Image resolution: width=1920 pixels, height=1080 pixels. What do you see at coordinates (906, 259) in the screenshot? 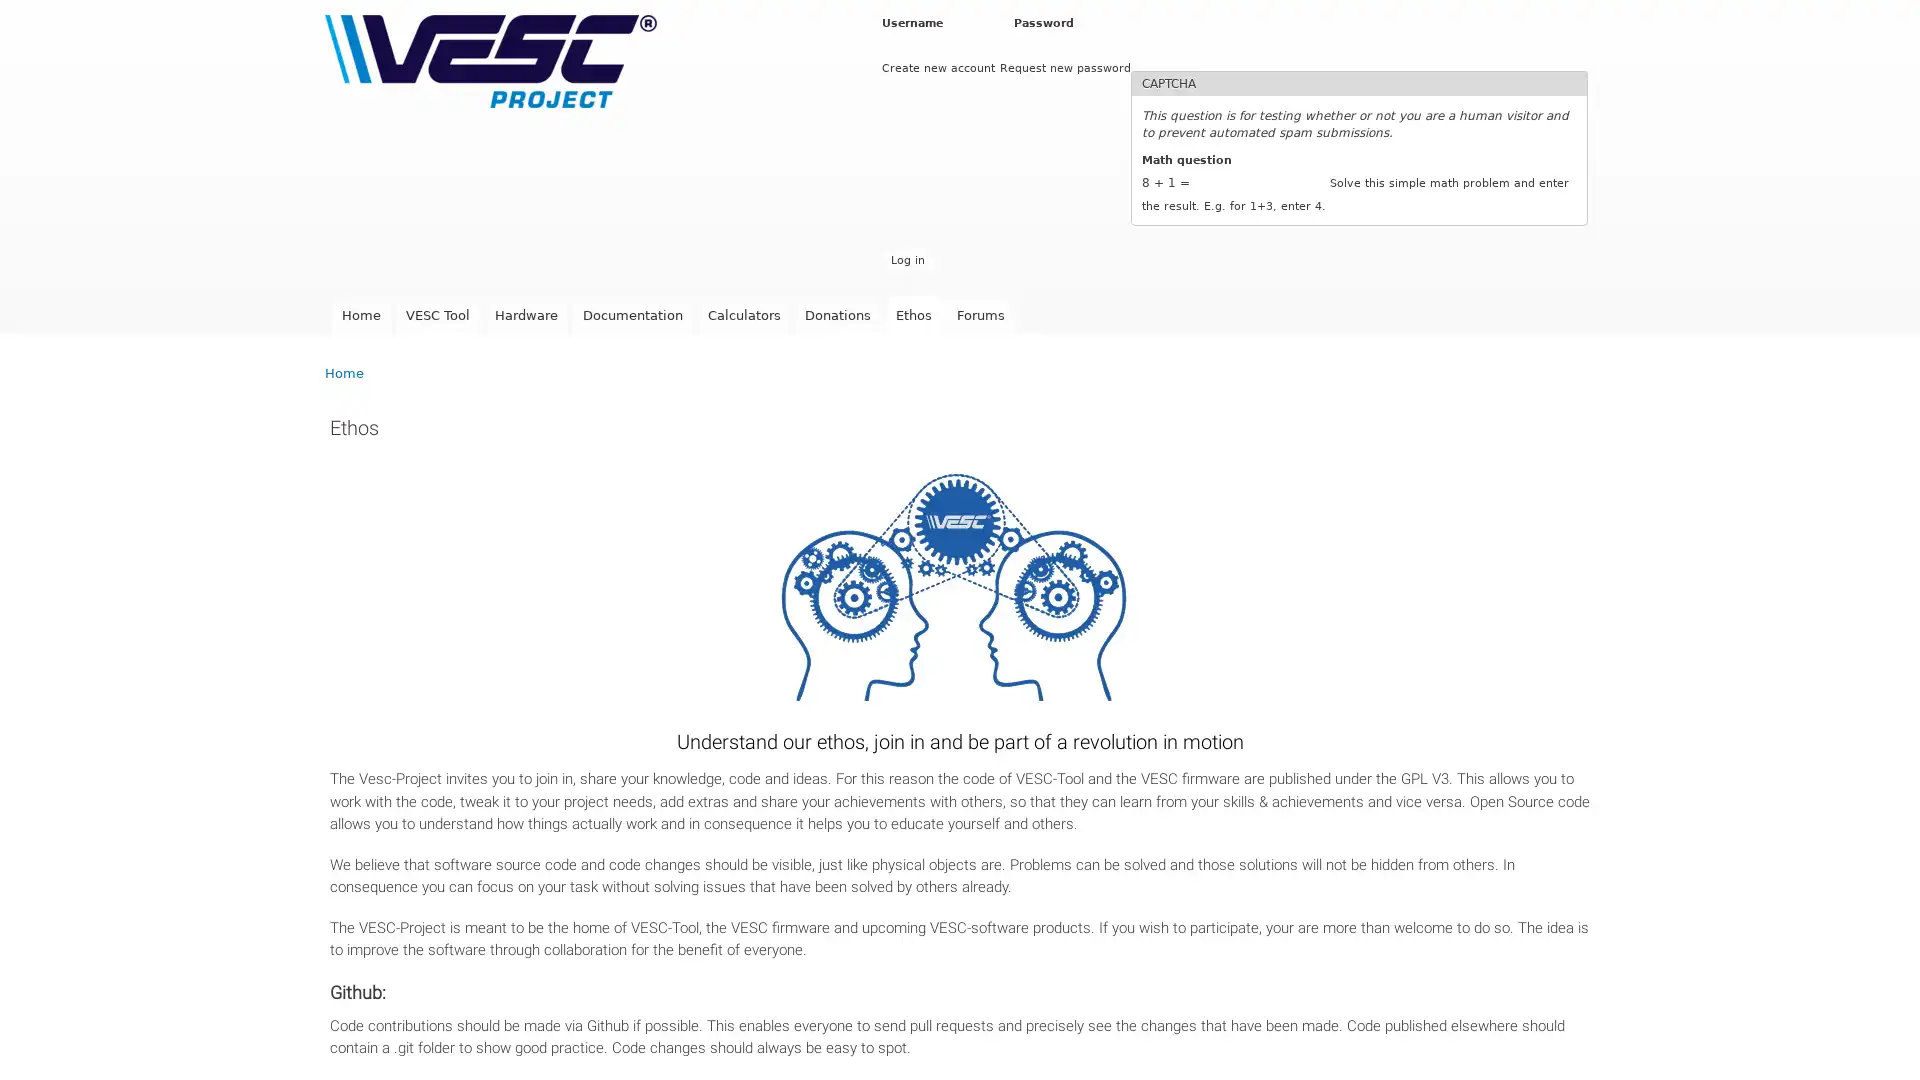
I see `Log in` at bounding box center [906, 259].